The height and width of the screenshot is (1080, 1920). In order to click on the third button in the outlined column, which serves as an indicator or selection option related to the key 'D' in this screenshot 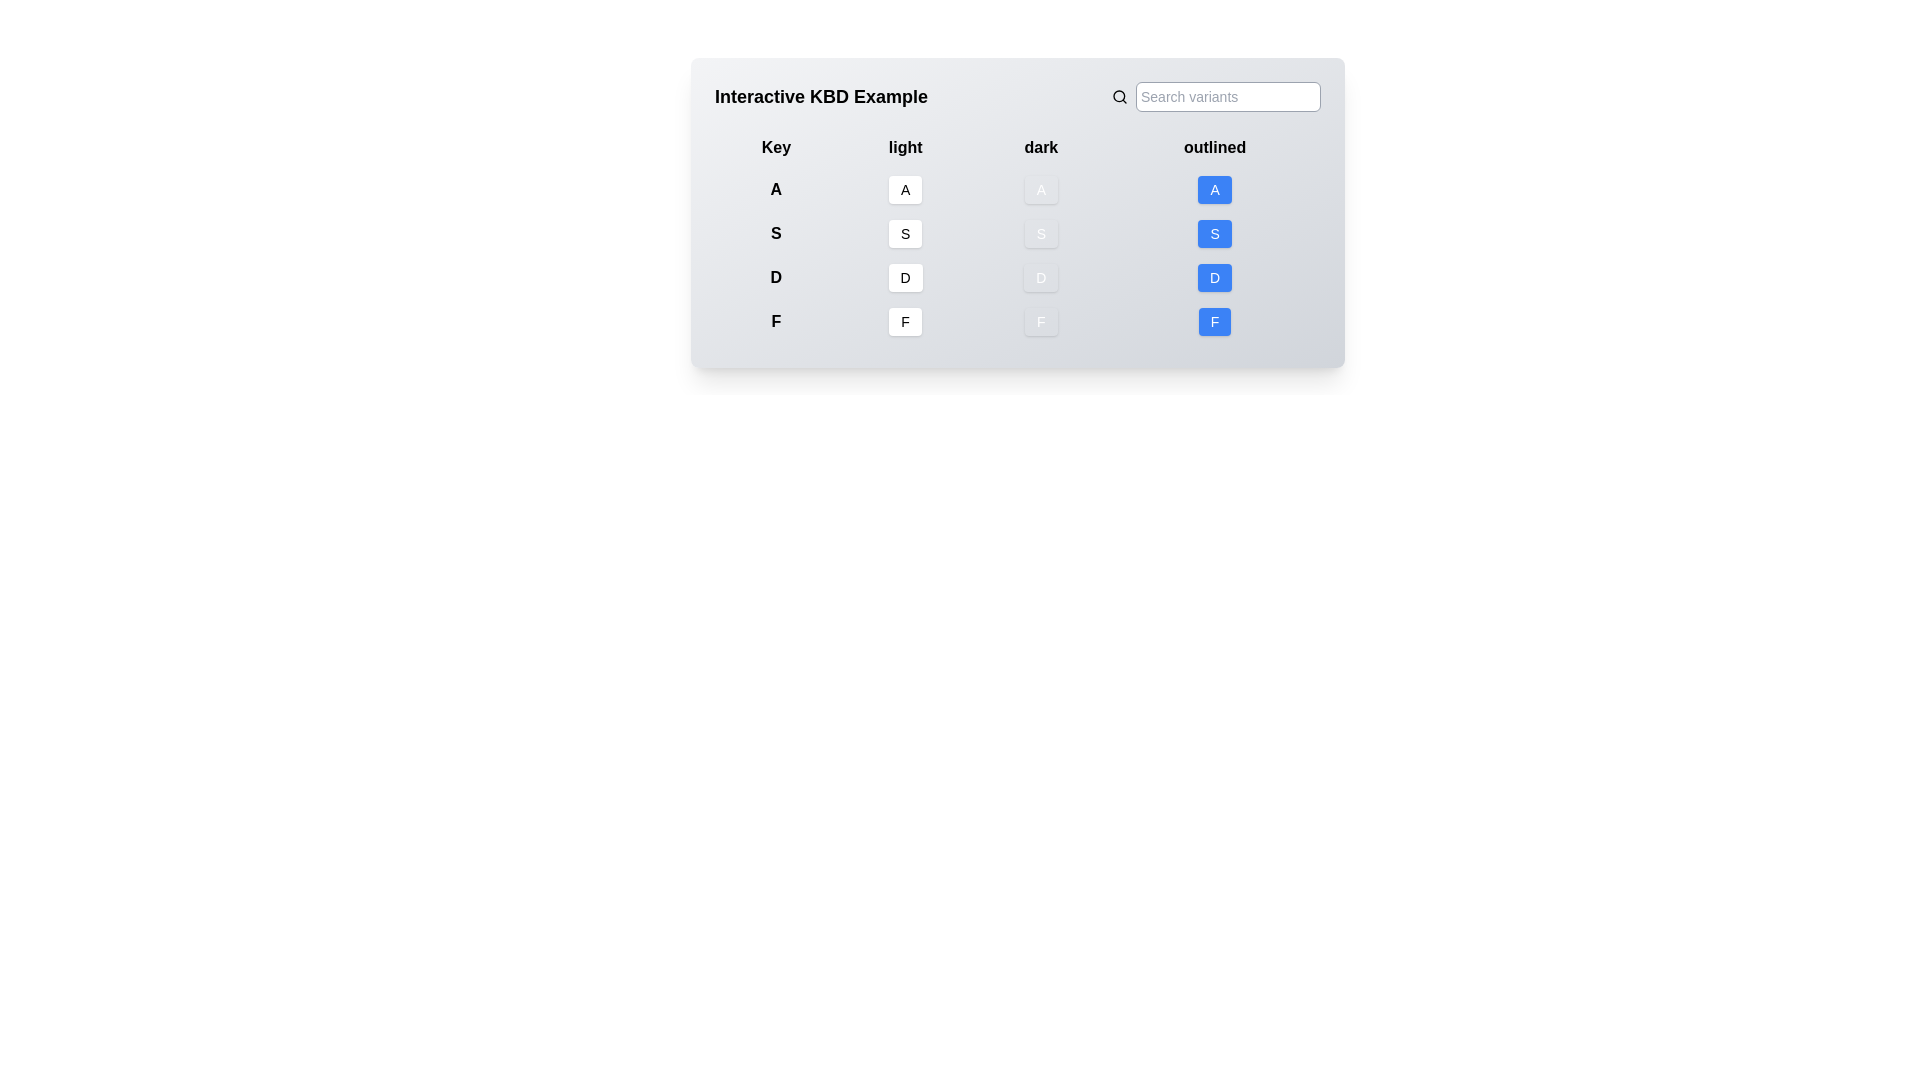, I will do `click(1214, 277)`.